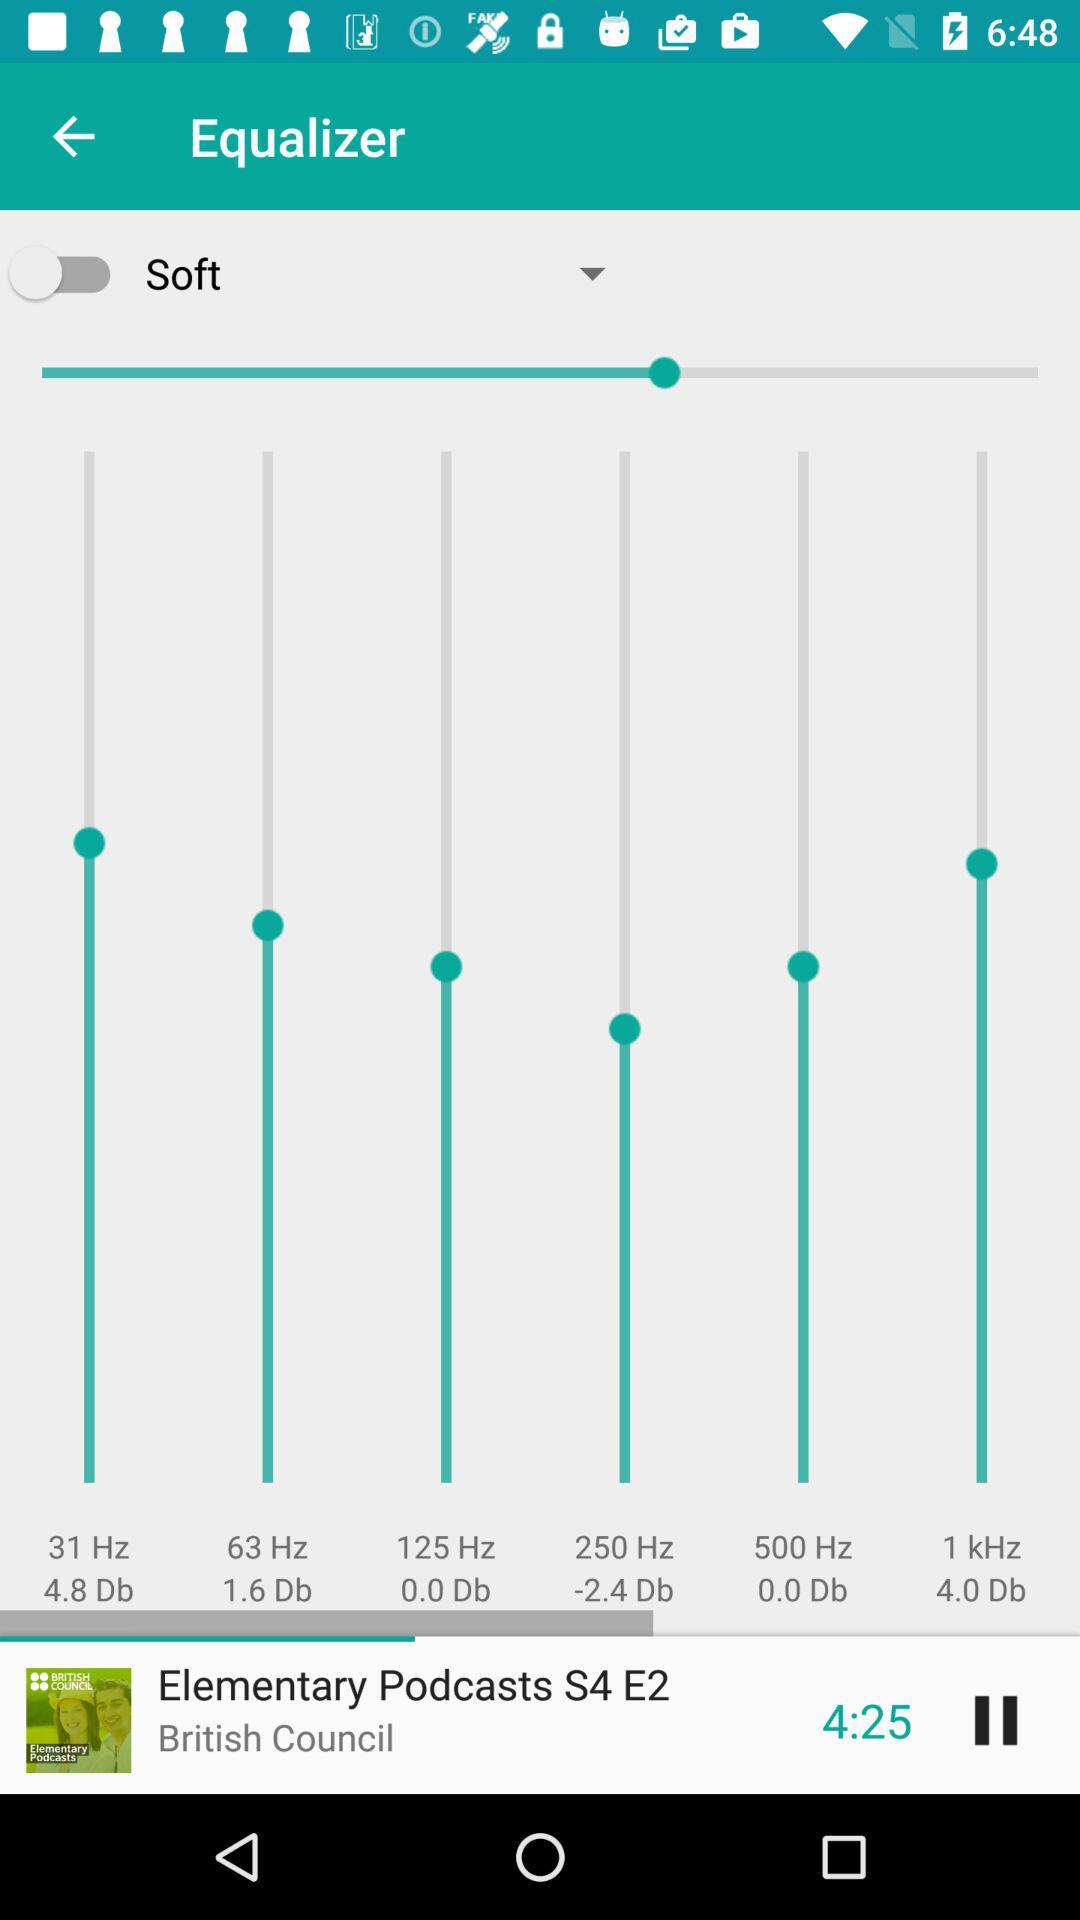 The image size is (1080, 1920). Describe the element at coordinates (995, 1719) in the screenshot. I see `the pause icon` at that location.